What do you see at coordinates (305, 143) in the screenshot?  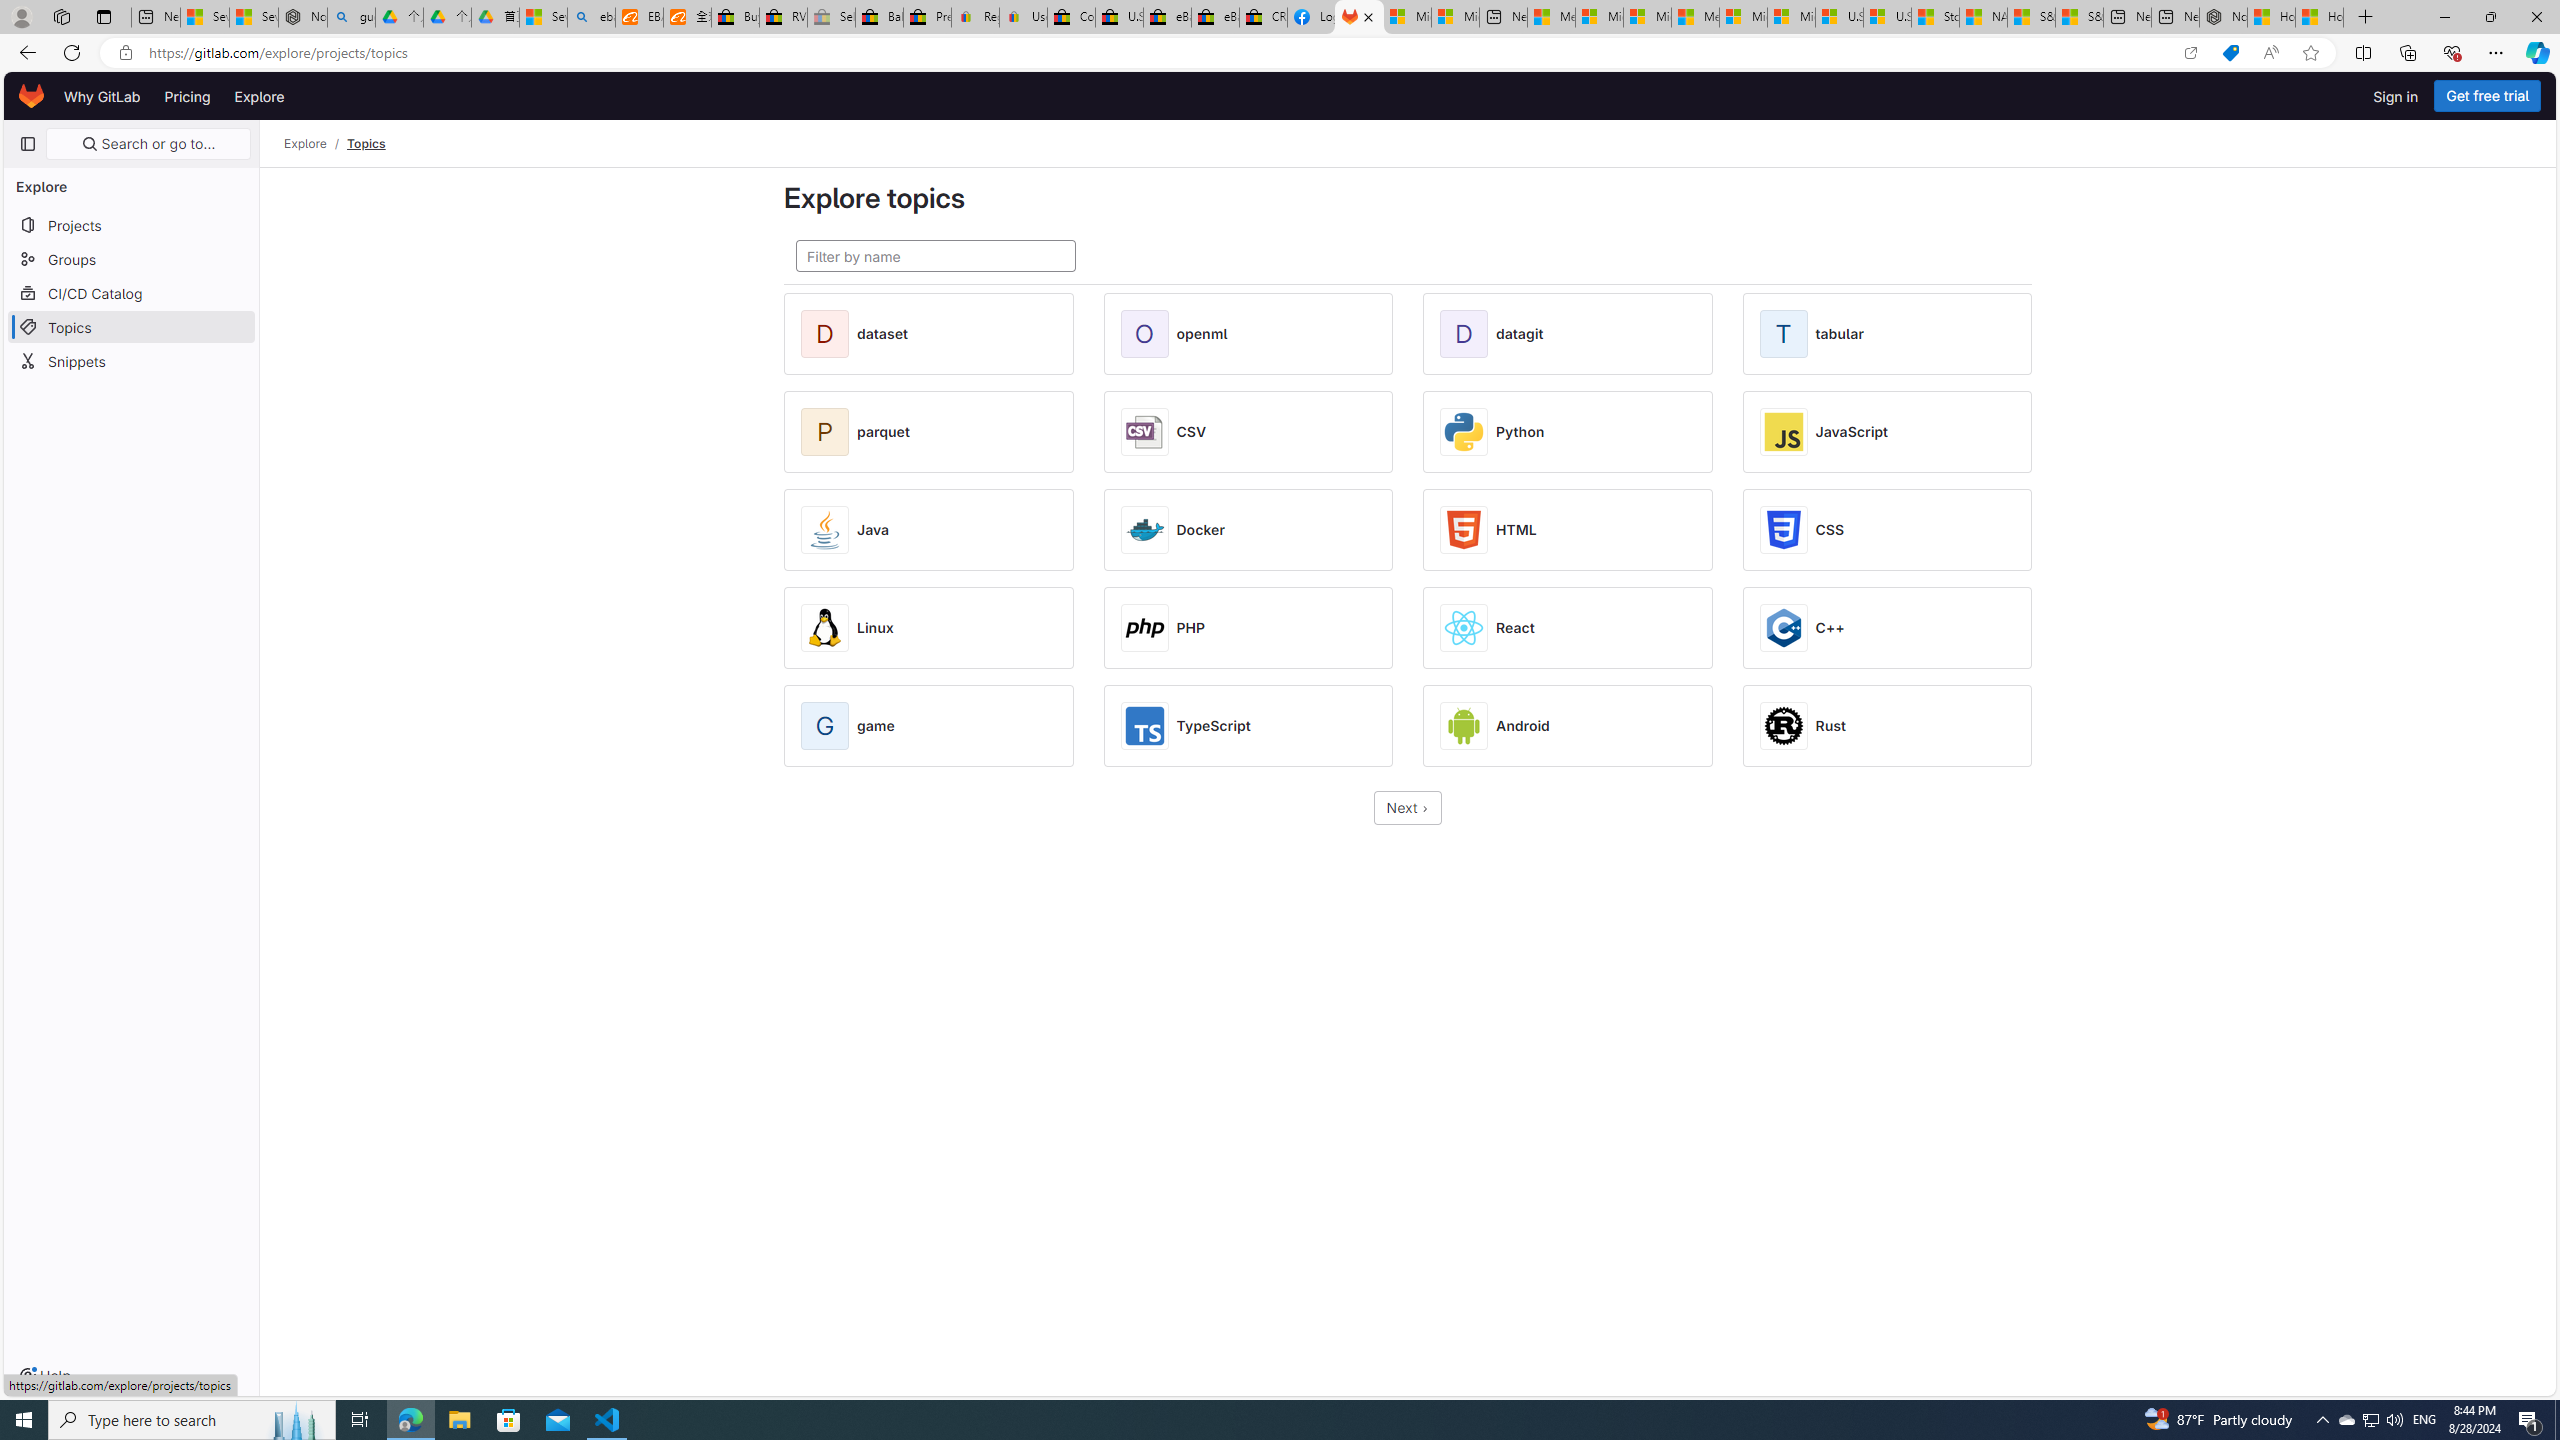 I see `'Explore'` at bounding box center [305, 143].